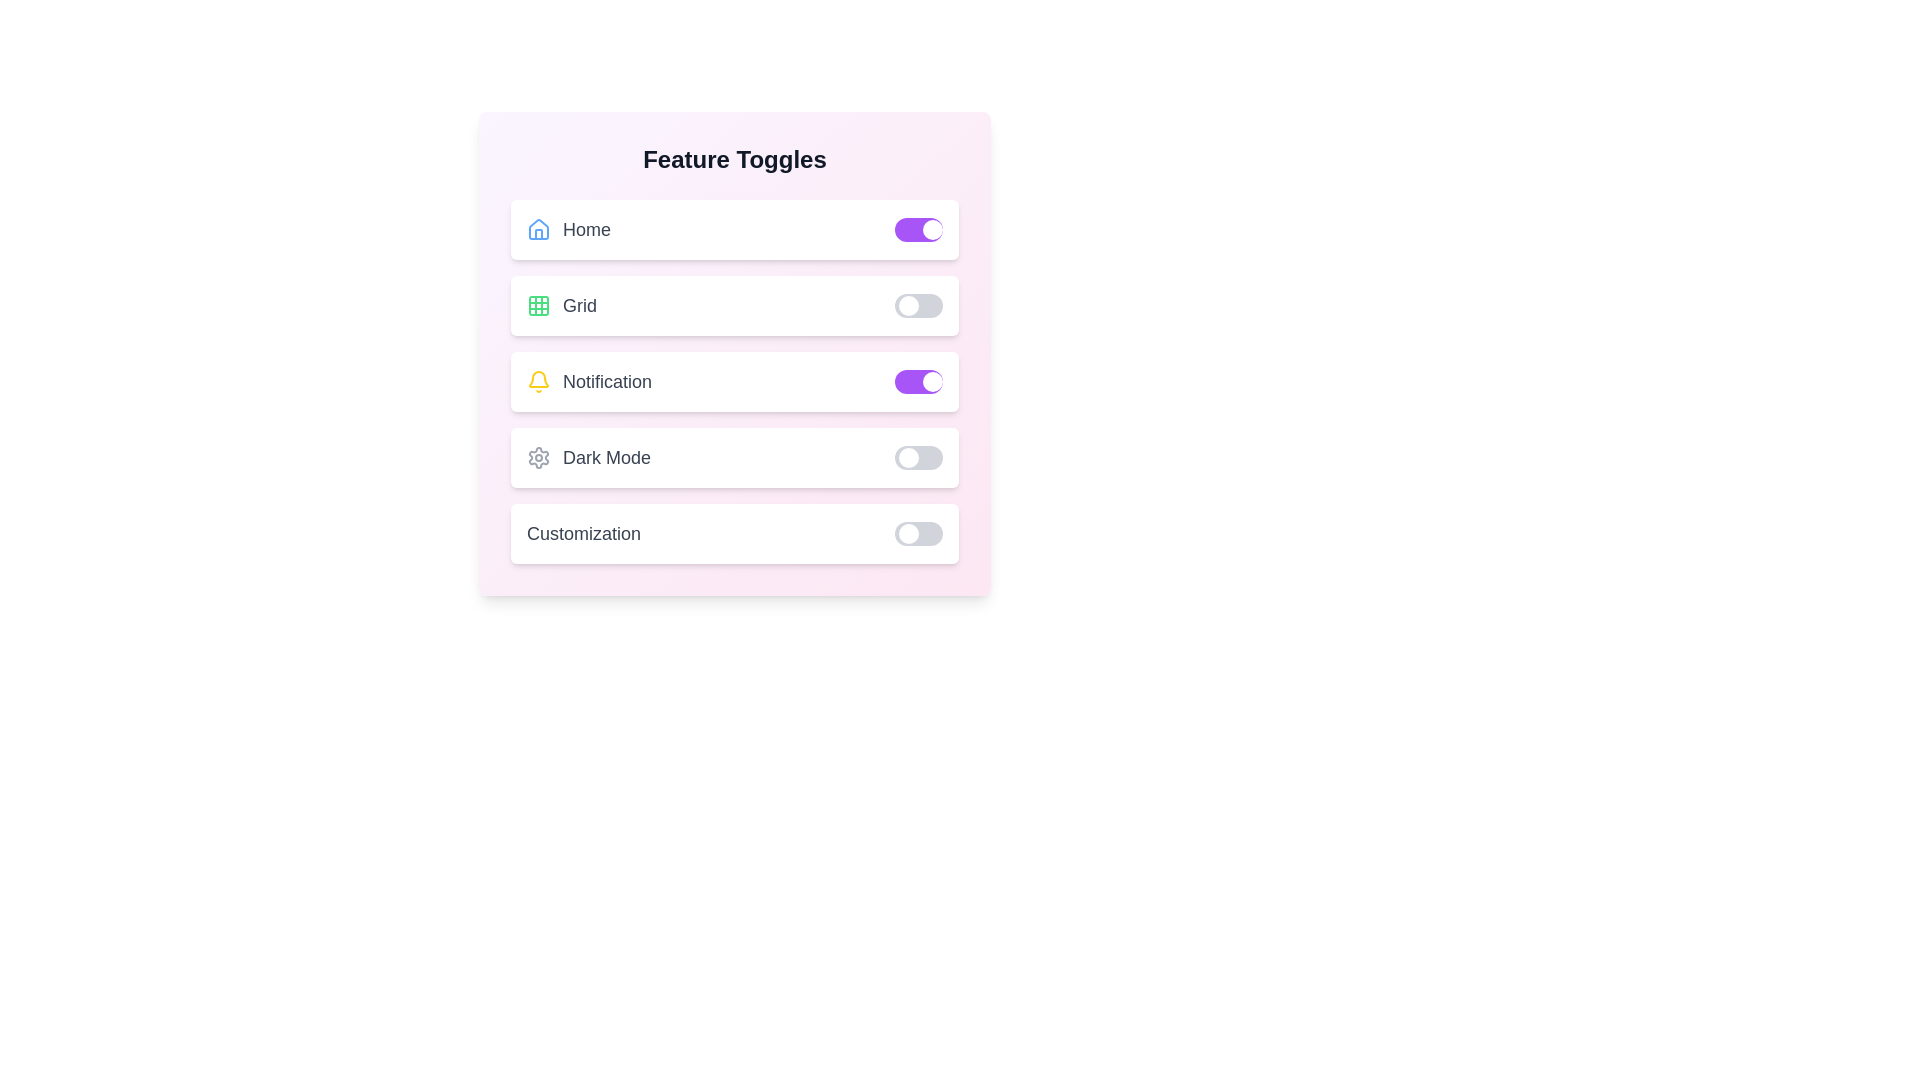 The height and width of the screenshot is (1080, 1920). What do you see at coordinates (538, 305) in the screenshot?
I see `the green-outlined three-by-three grid icon located as the second item in the toggleable features list, positioned between the 'Home' and 'Notification' icons` at bounding box center [538, 305].